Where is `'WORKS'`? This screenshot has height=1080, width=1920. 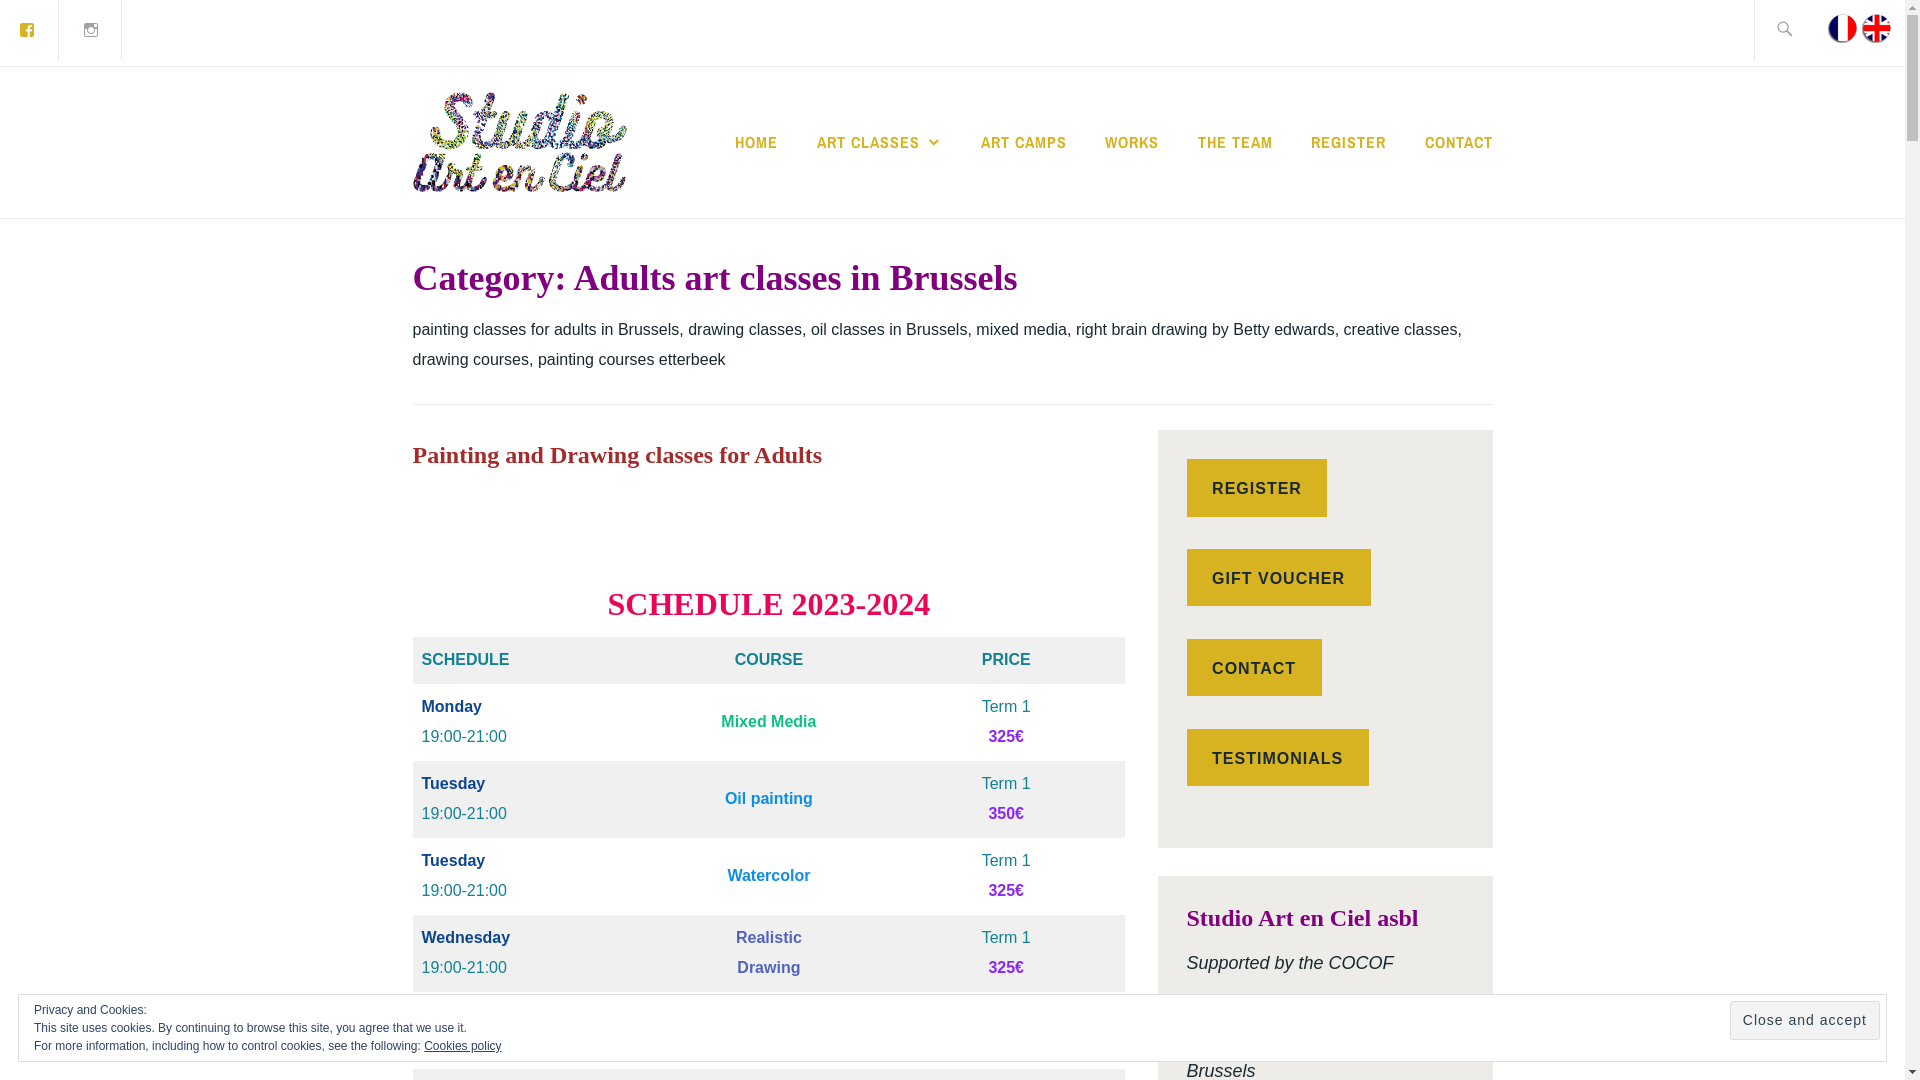
'WORKS' is located at coordinates (1132, 141).